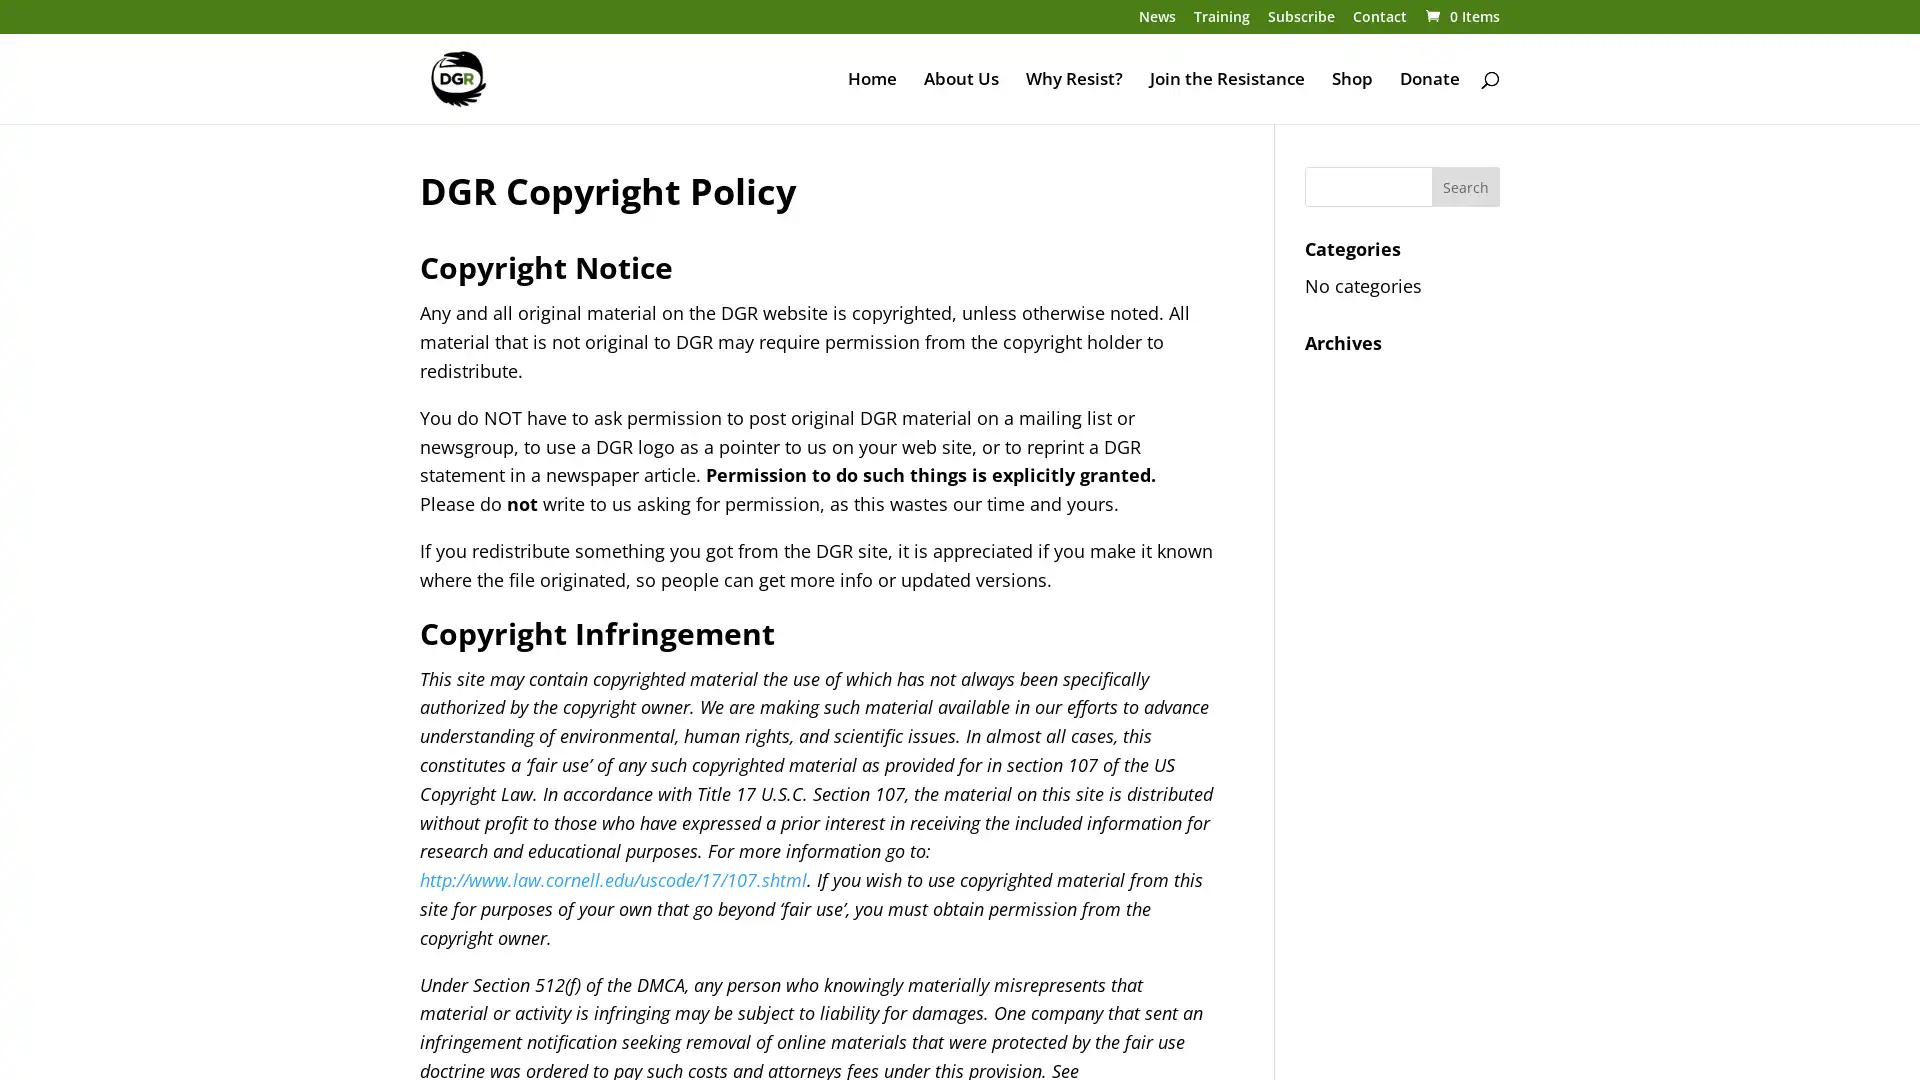 The width and height of the screenshot is (1920, 1080). What do you see at coordinates (1465, 186) in the screenshot?
I see `Search` at bounding box center [1465, 186].